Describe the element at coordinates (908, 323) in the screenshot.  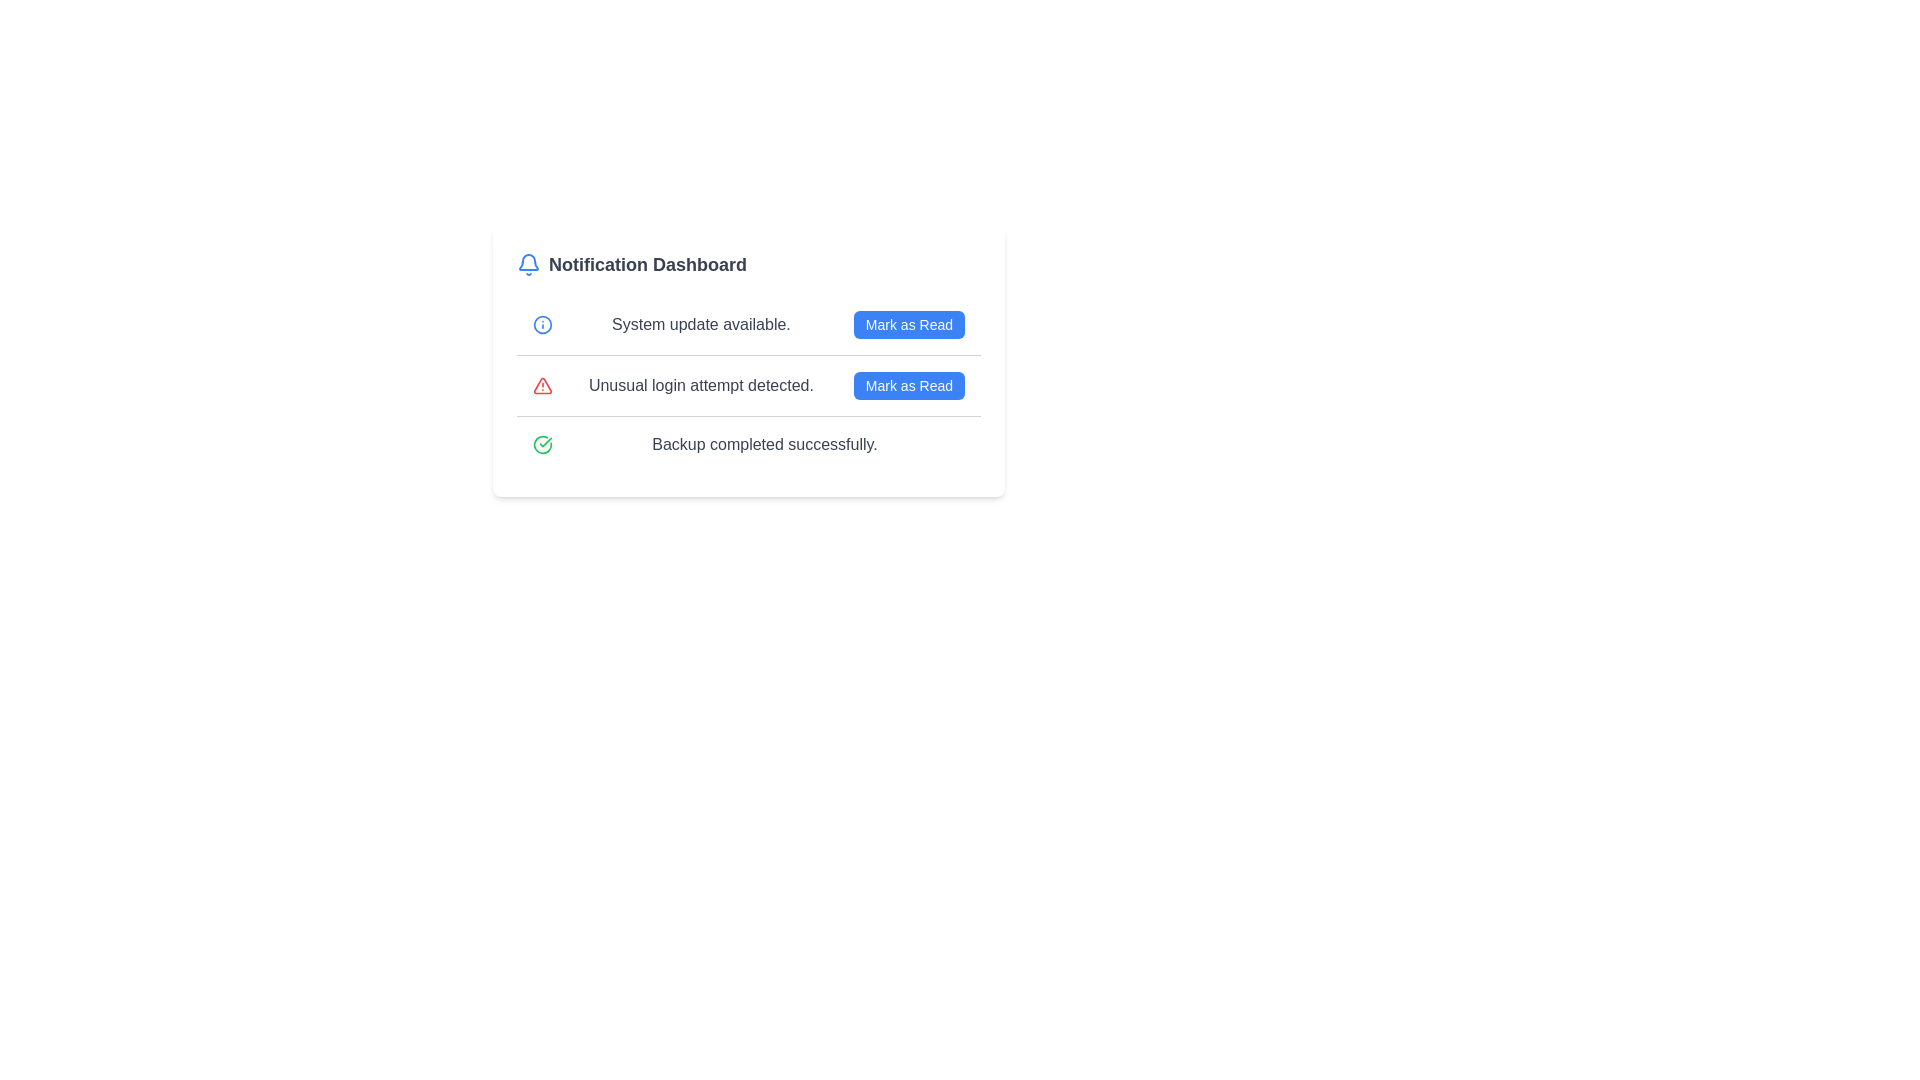
I see `the 'Mark as Read' button, which is a blue rectangular button with white text located to the right of the 'System update available.' text in the notification dashboard` at that location.